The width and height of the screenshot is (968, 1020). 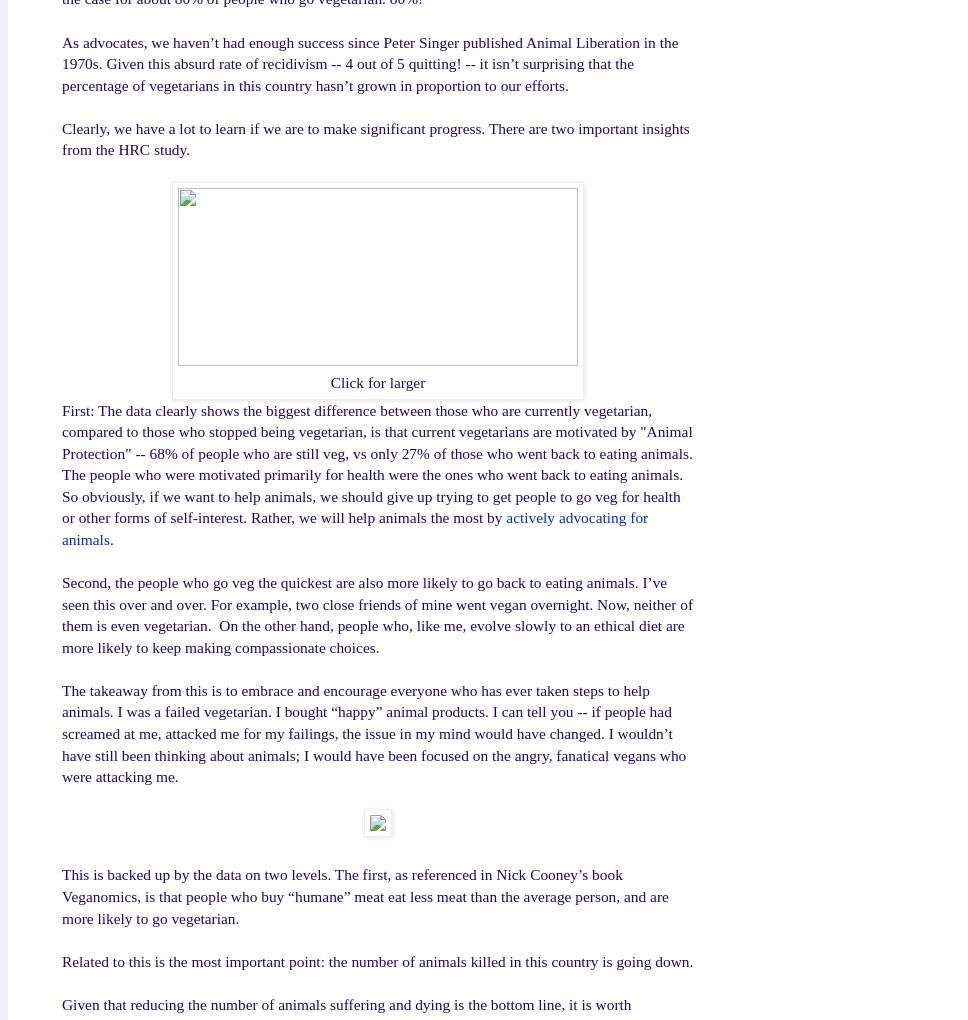 What do you see at coordinates (374, 138) in the screenshot?
I see `'Clearly, we have a lot to learn if we are to make significant progress. There are two important insights from the HRC study.'` at bounding box center [374, 138].